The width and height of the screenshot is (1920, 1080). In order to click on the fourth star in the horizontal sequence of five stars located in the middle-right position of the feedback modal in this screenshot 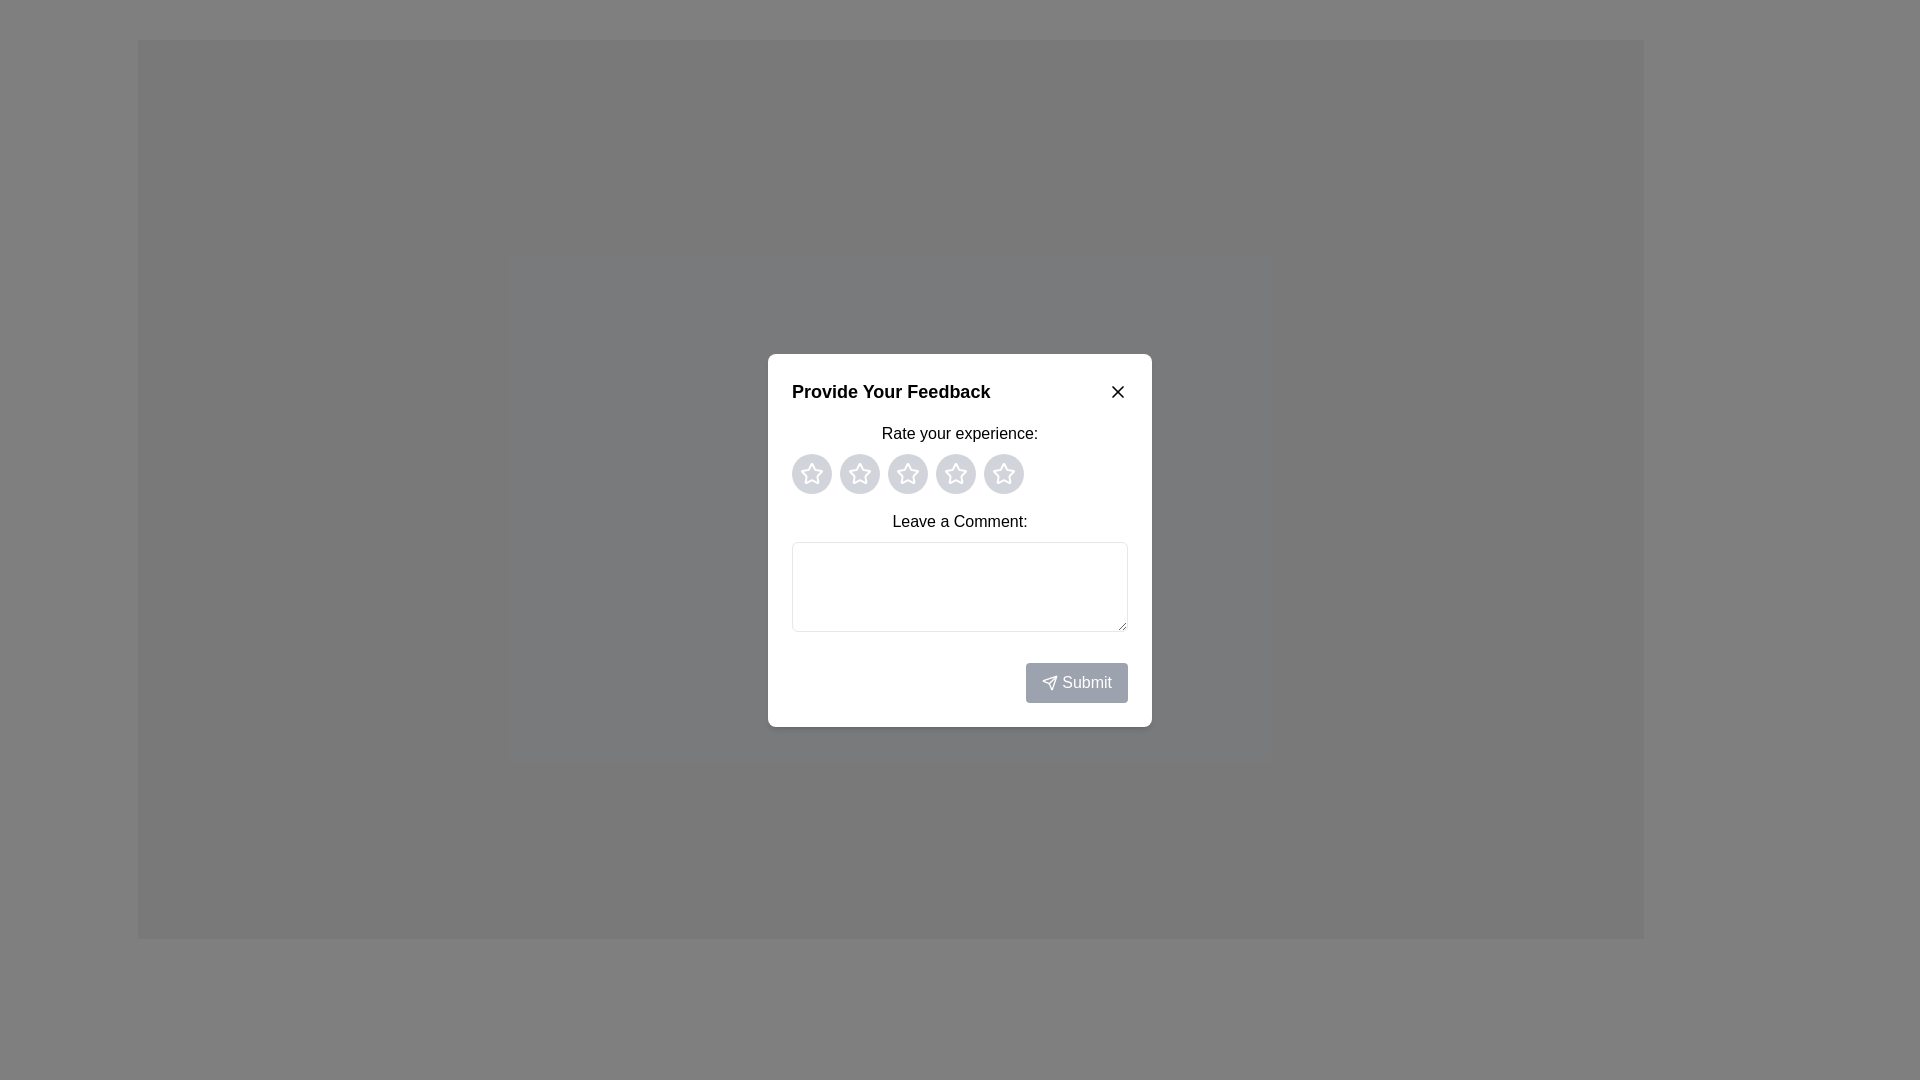, I will do `click(1003, 473)`.